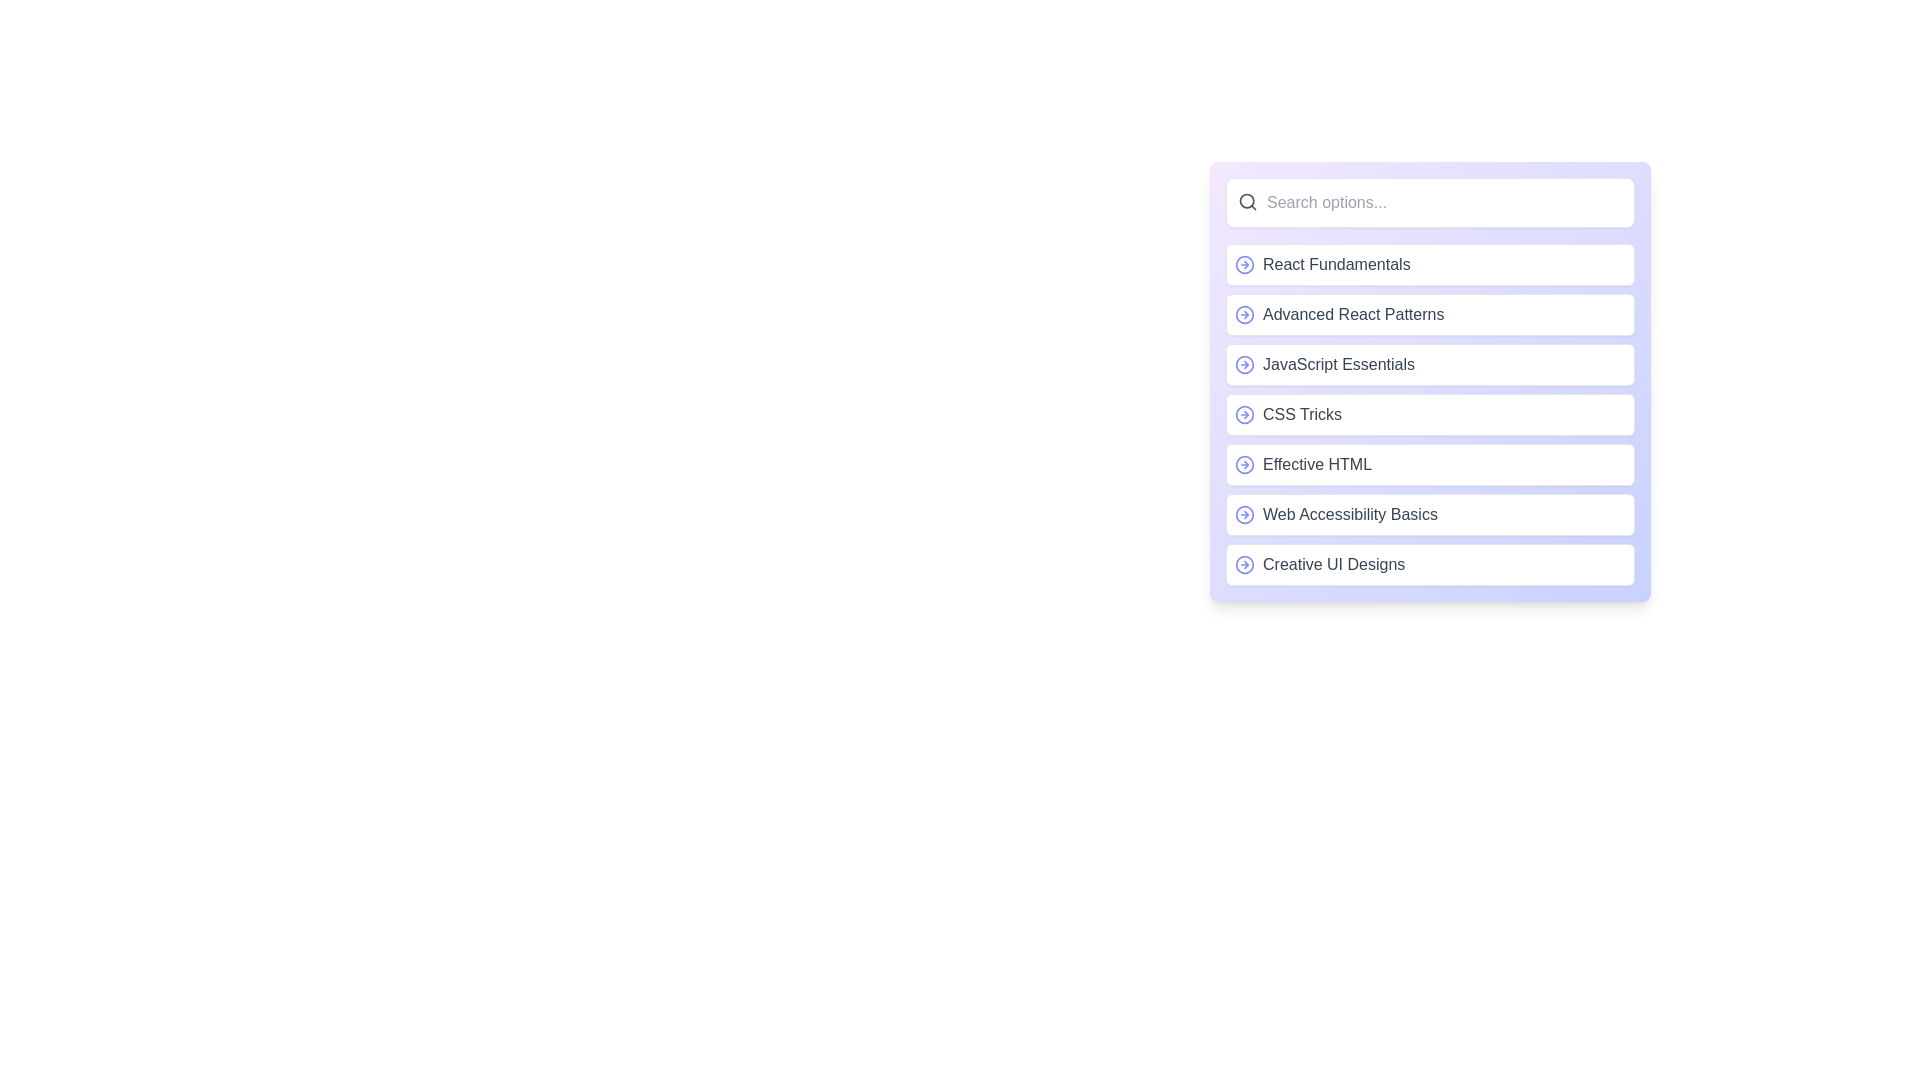 The width and height of the screenshot is (1920, 1080). What do you see at coordinates (1243, 414) in the screenshot?
I see `the circular SVG icon with a right-pointing arrow inside, located to the left of the 'CSS Tricks' text label in a vertical list of options` at bounding box center [1243, 414].